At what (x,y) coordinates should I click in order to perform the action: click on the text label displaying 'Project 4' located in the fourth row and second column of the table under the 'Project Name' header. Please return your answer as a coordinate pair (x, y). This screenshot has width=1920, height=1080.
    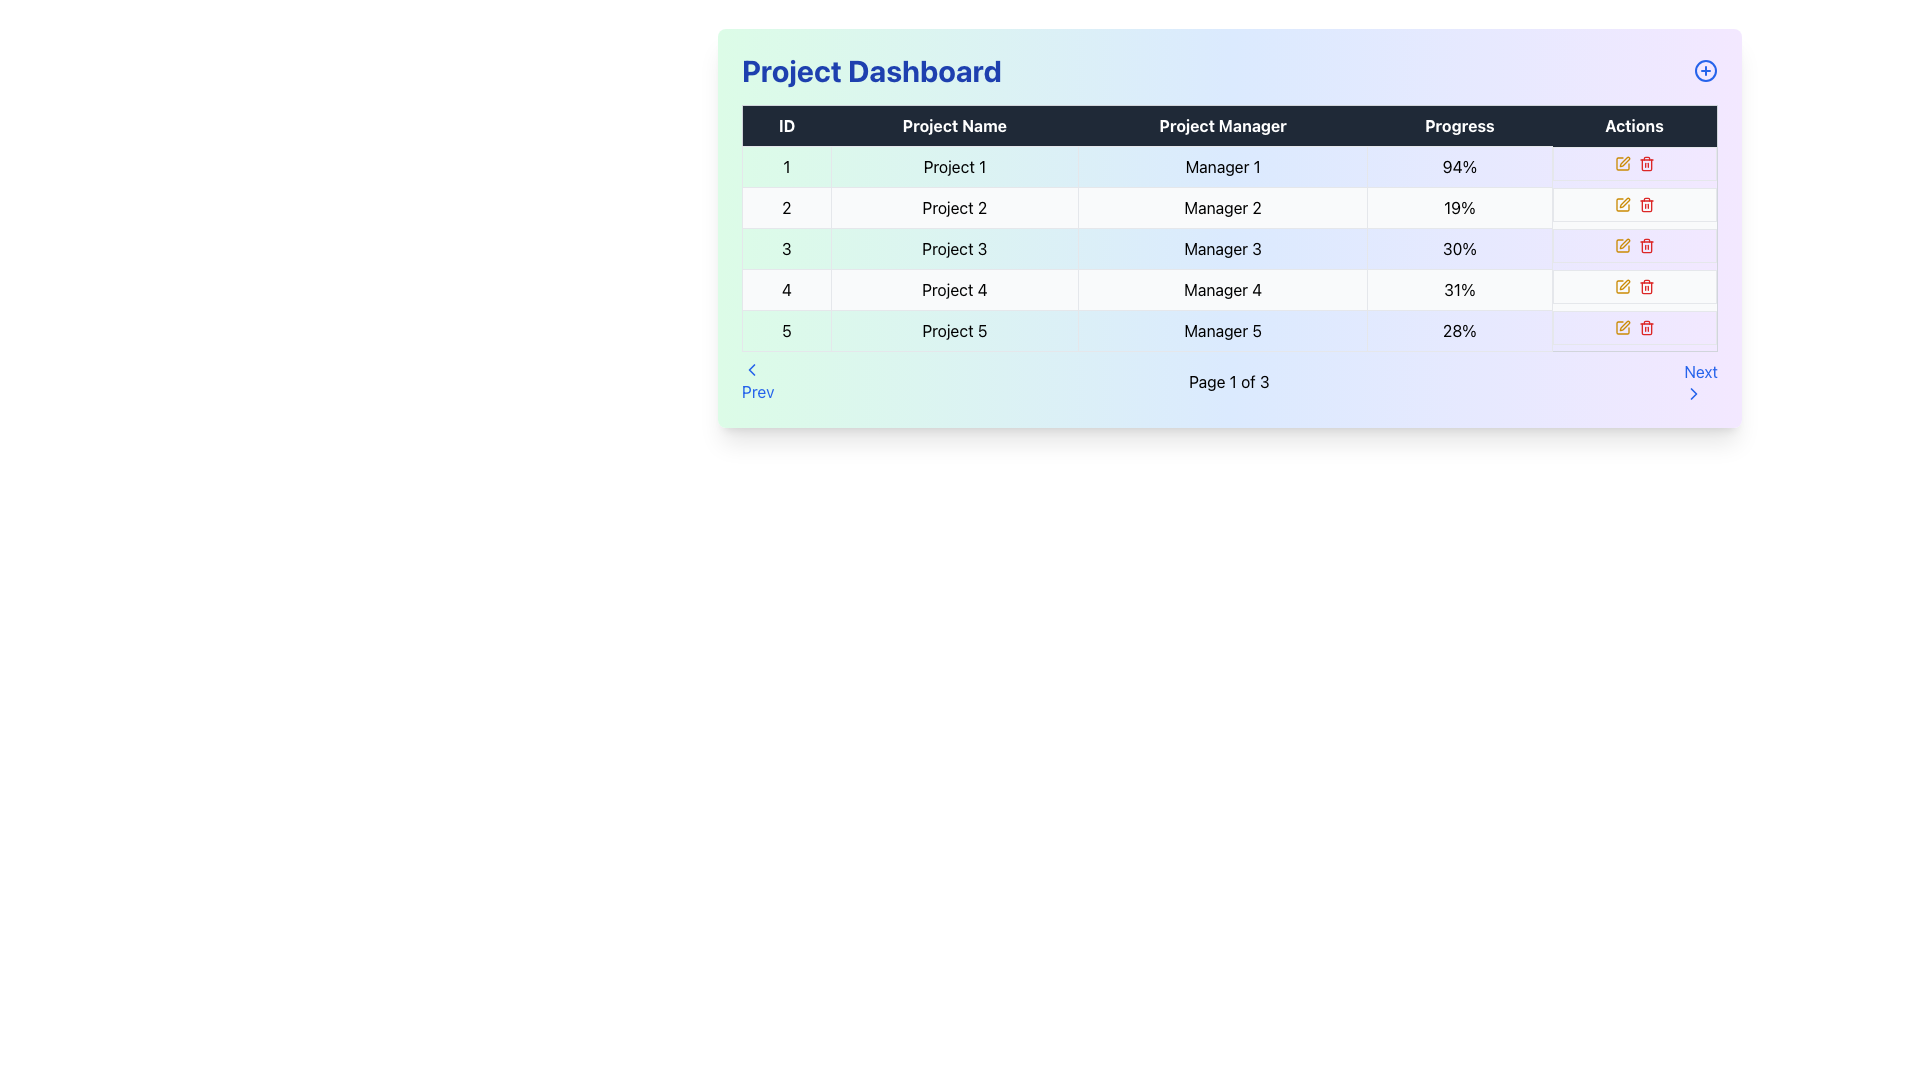
    Looking at the image, I should click on (953, 289).